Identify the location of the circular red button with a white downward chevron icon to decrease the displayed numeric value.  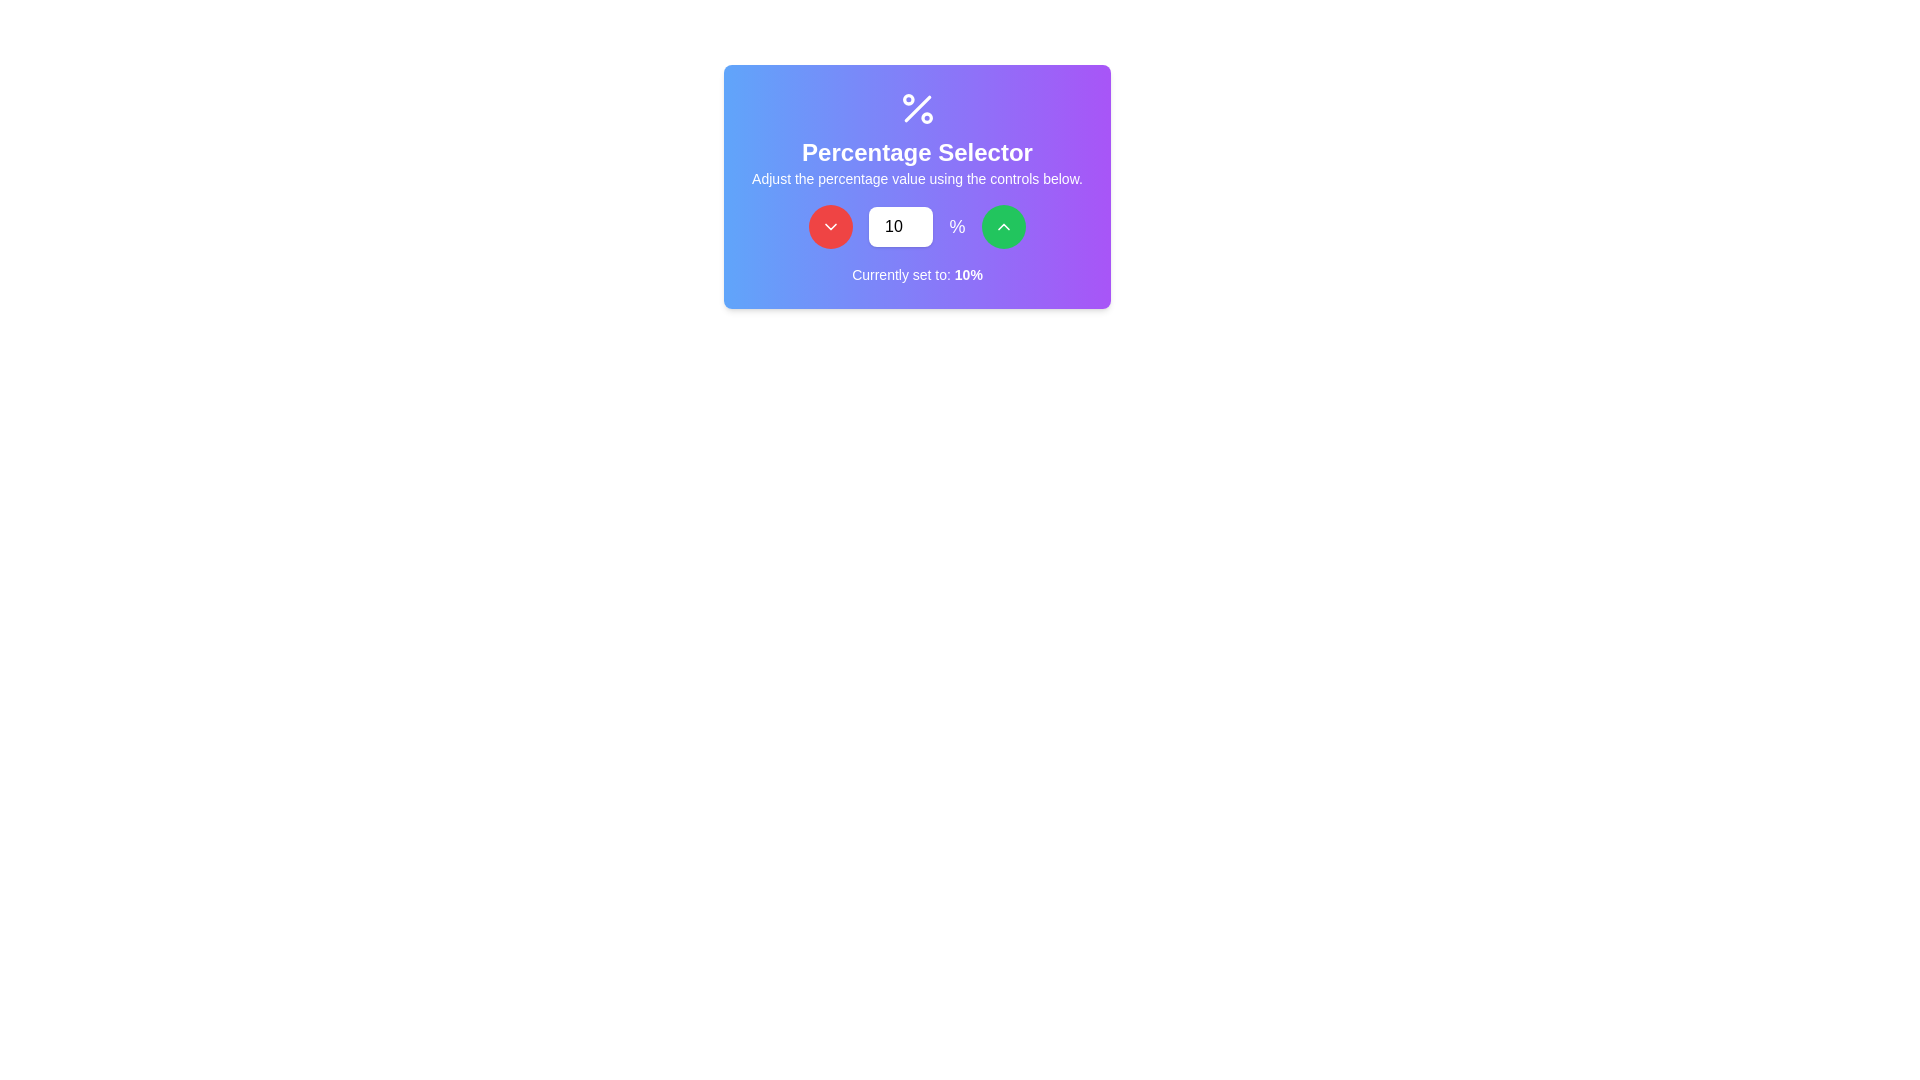
(831, 226).